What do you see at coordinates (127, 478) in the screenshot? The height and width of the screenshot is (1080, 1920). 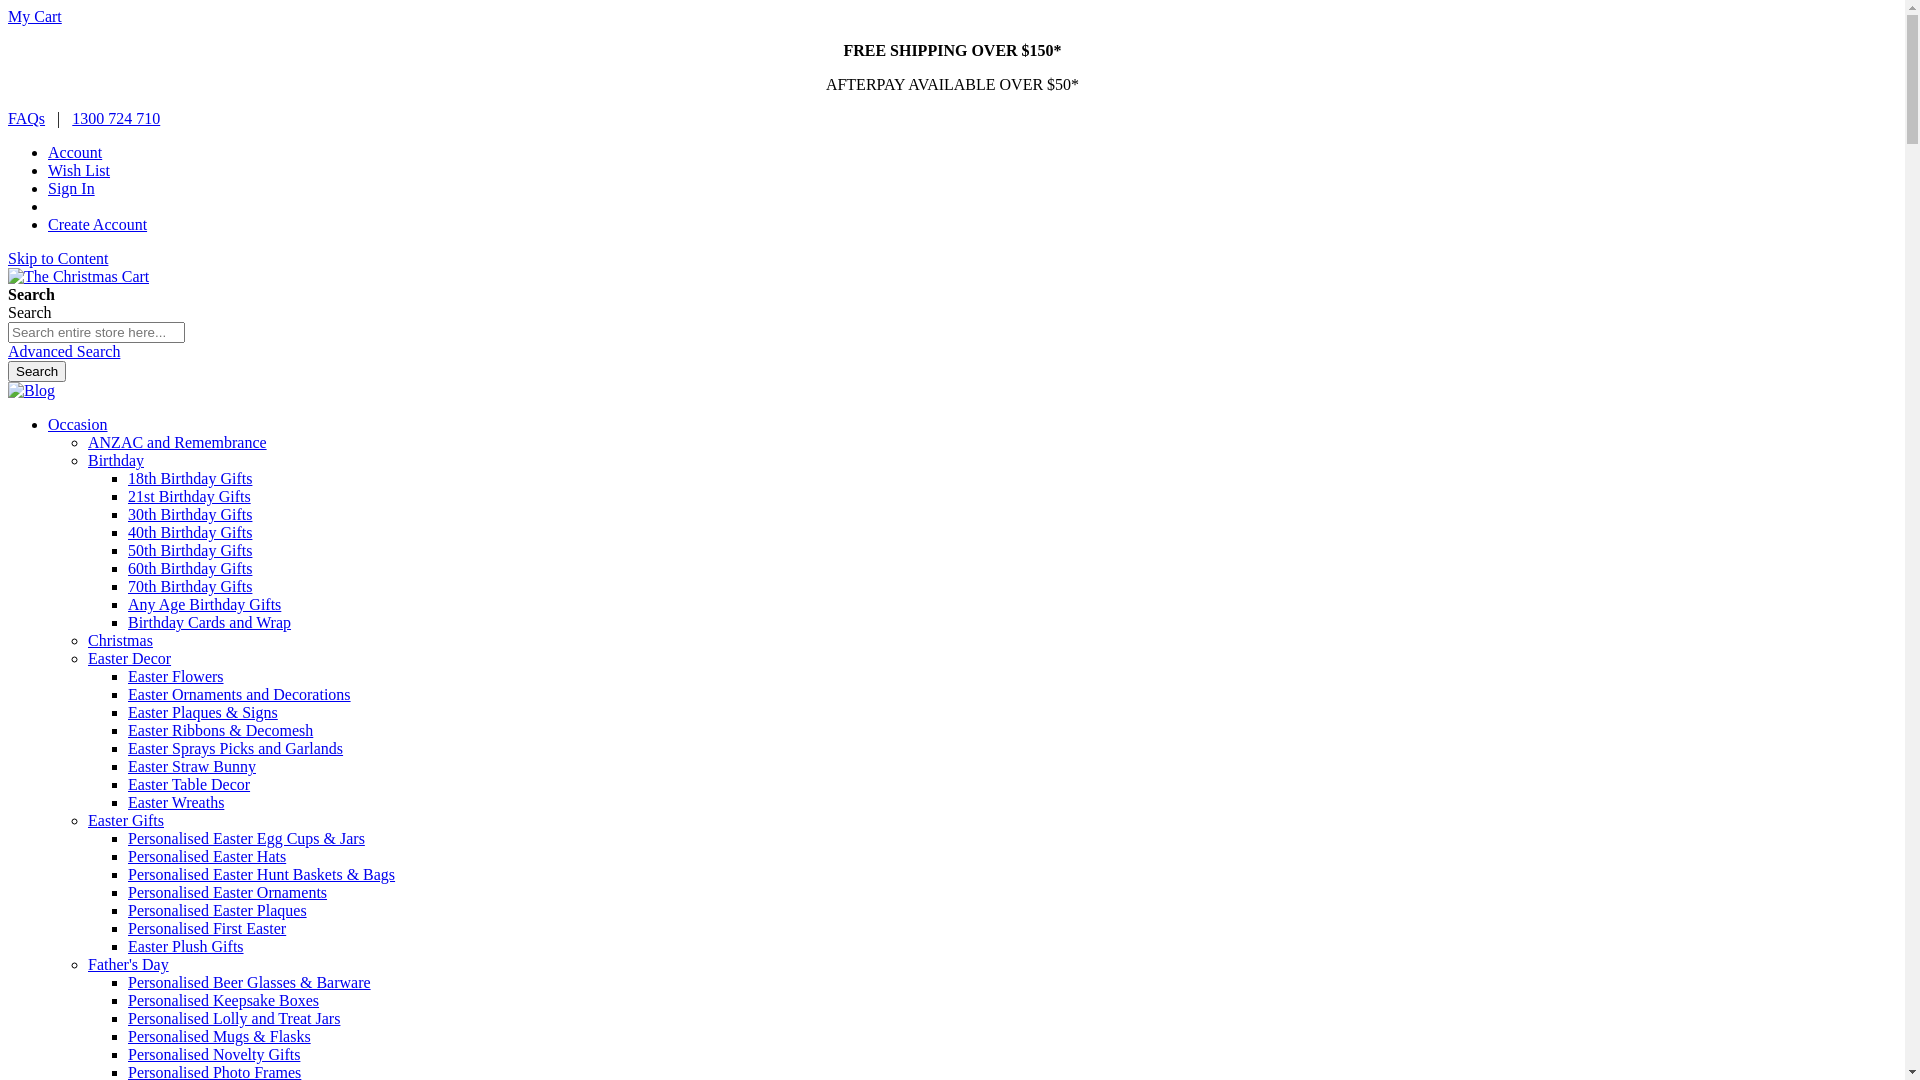 I see `'18th Birthday Gifts'` at bounding box center [127, 478].